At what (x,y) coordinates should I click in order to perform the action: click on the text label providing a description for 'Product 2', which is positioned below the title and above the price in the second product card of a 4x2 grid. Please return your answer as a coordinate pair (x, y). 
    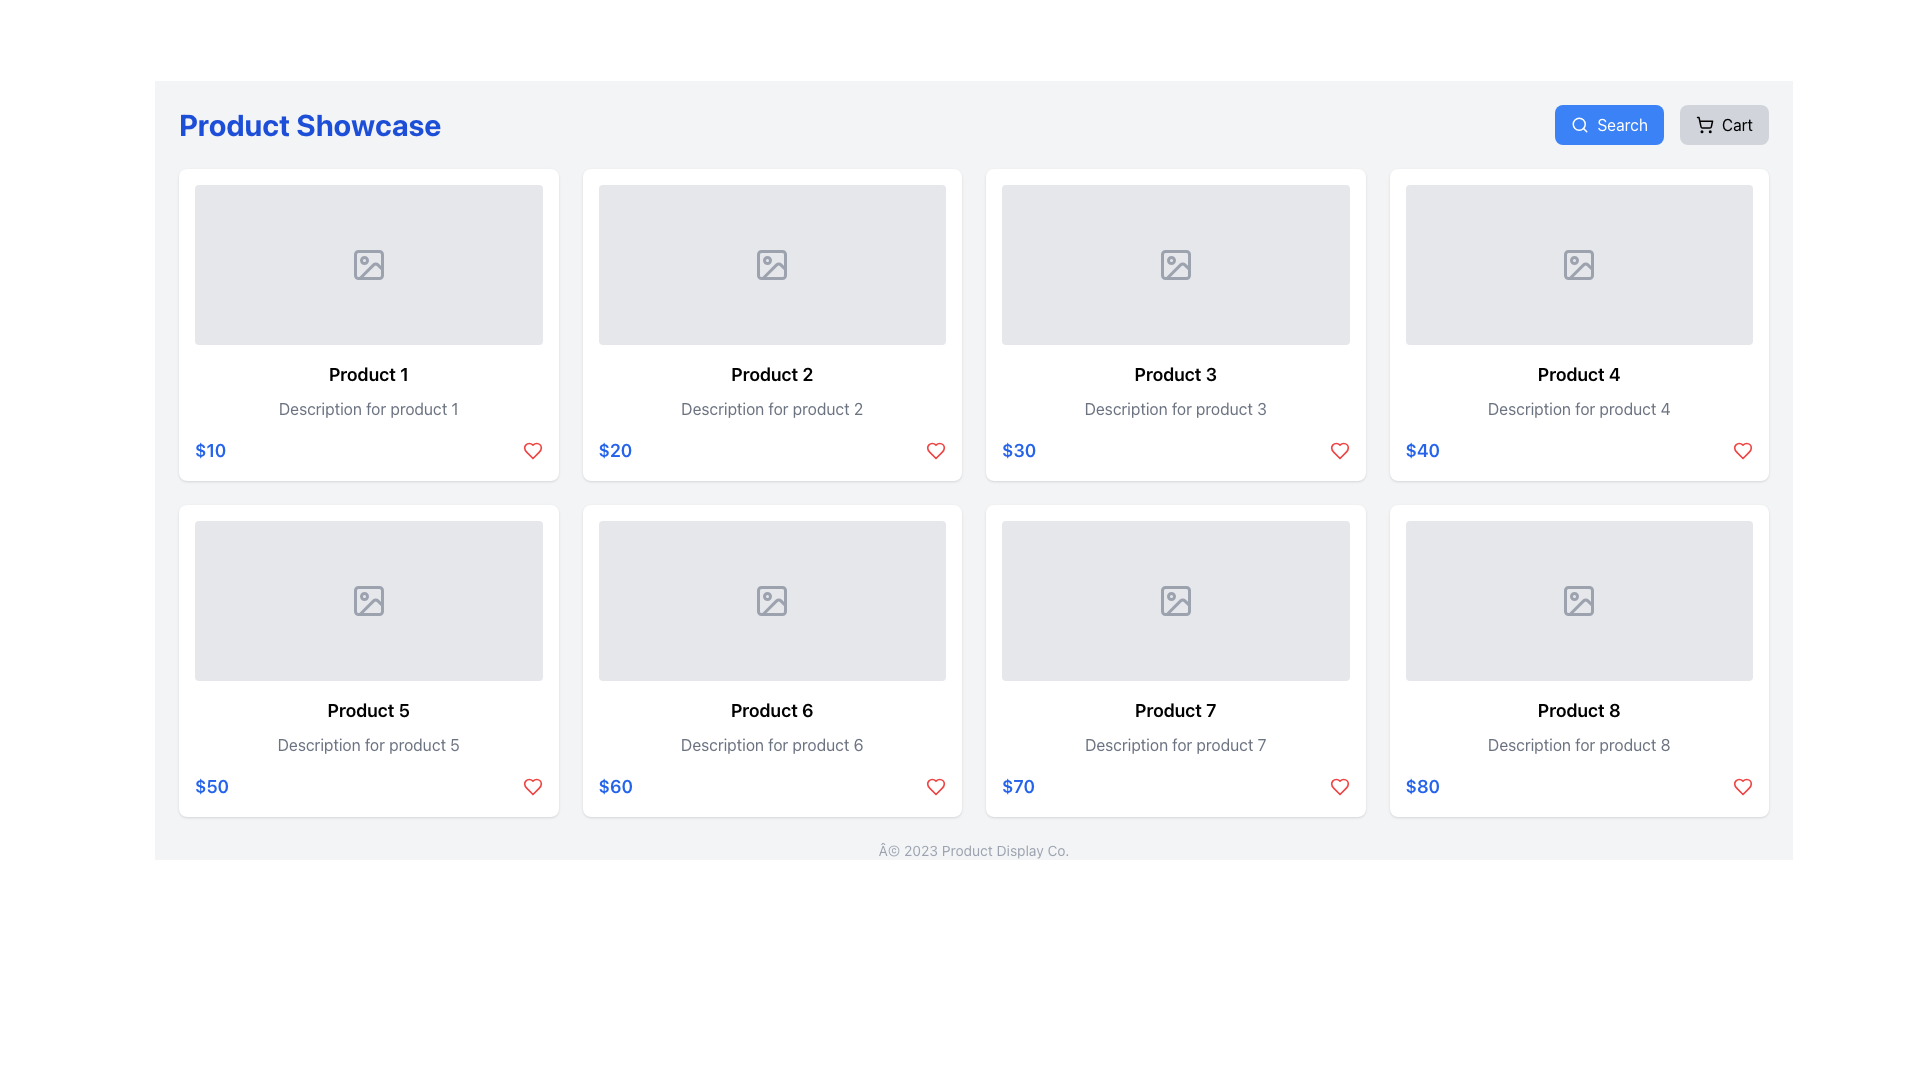
    Looking at the image, I should click on (771, 407).